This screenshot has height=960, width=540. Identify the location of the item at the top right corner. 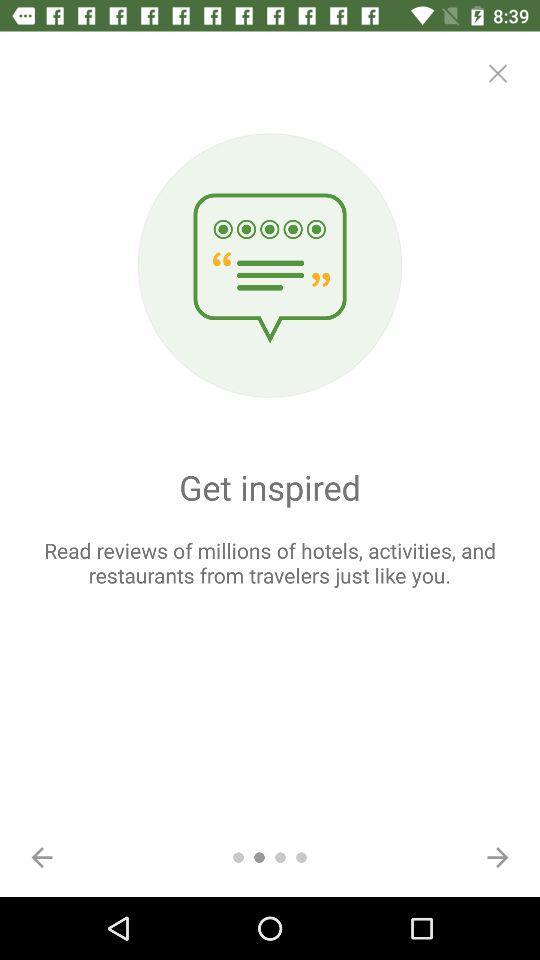
(496, 73).